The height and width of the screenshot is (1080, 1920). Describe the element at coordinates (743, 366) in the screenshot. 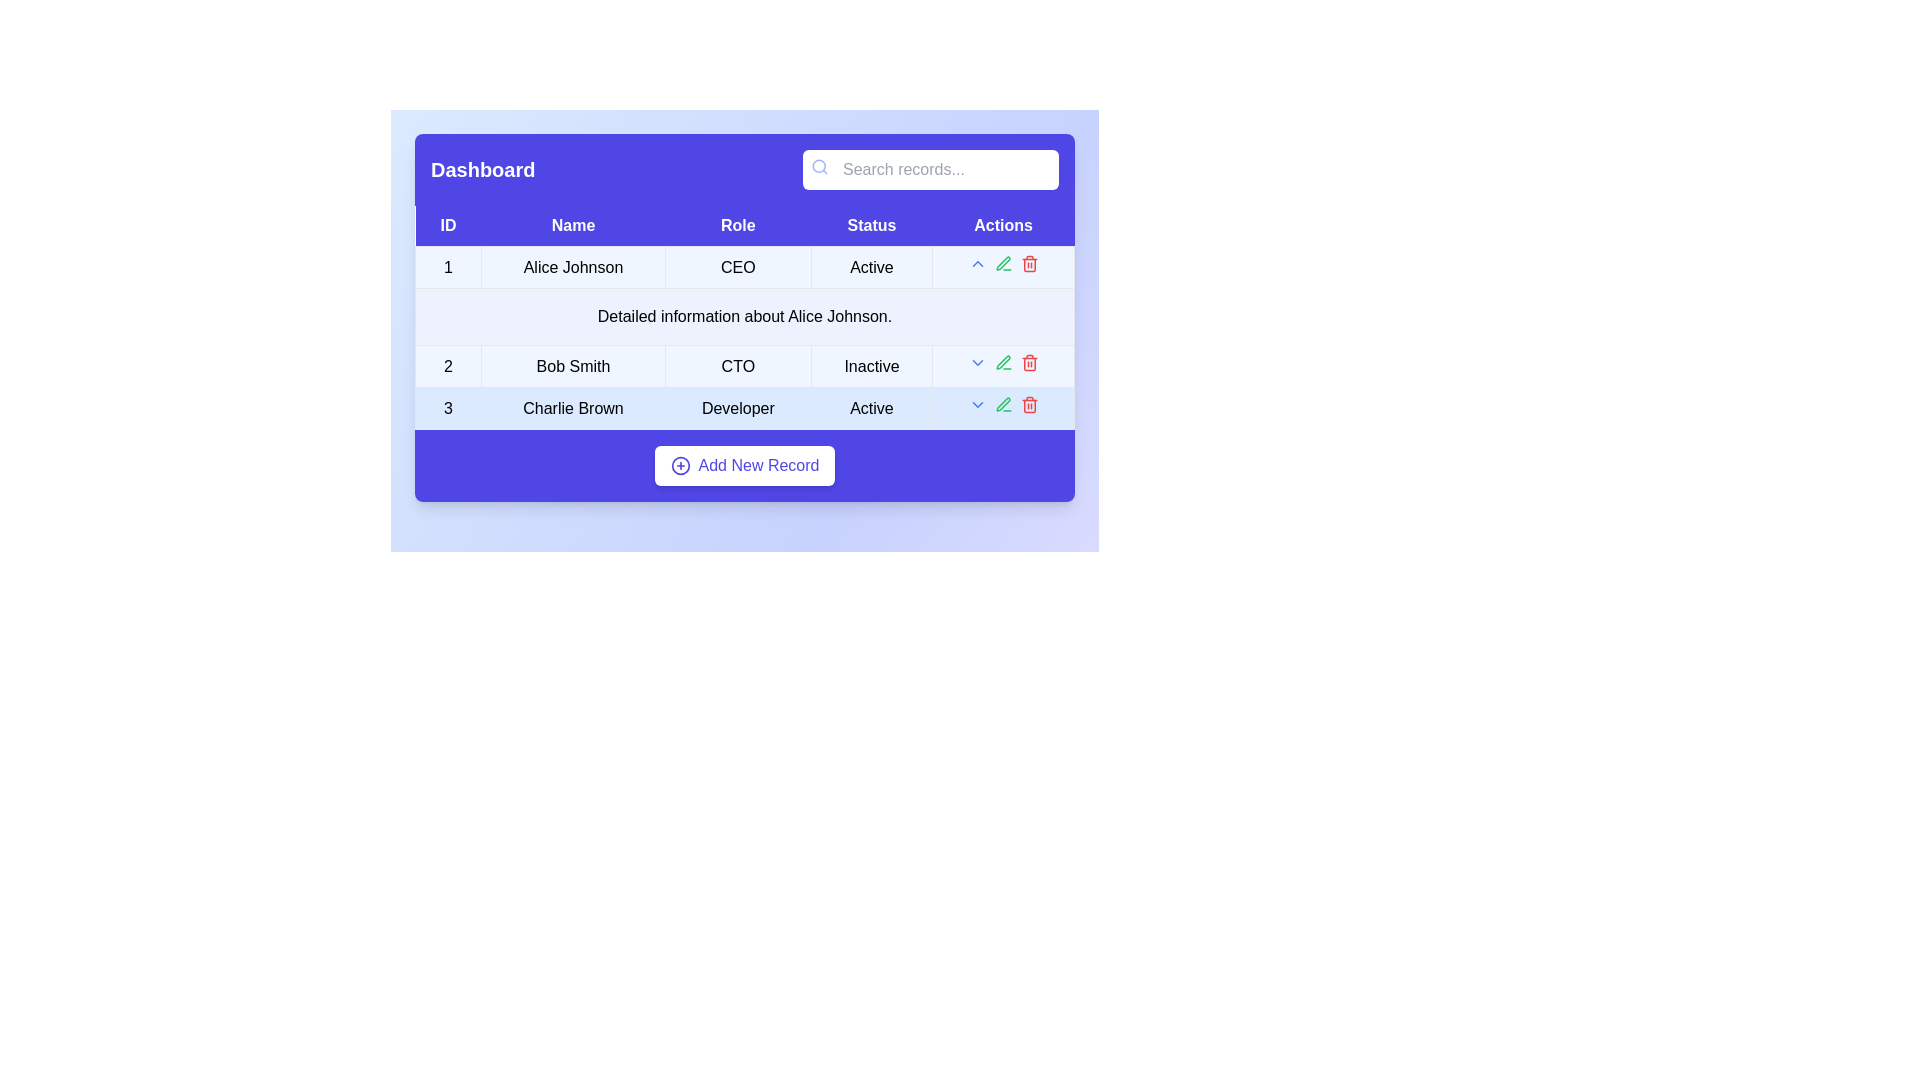

I see `the table row containing details about Bob Smith` at that location.